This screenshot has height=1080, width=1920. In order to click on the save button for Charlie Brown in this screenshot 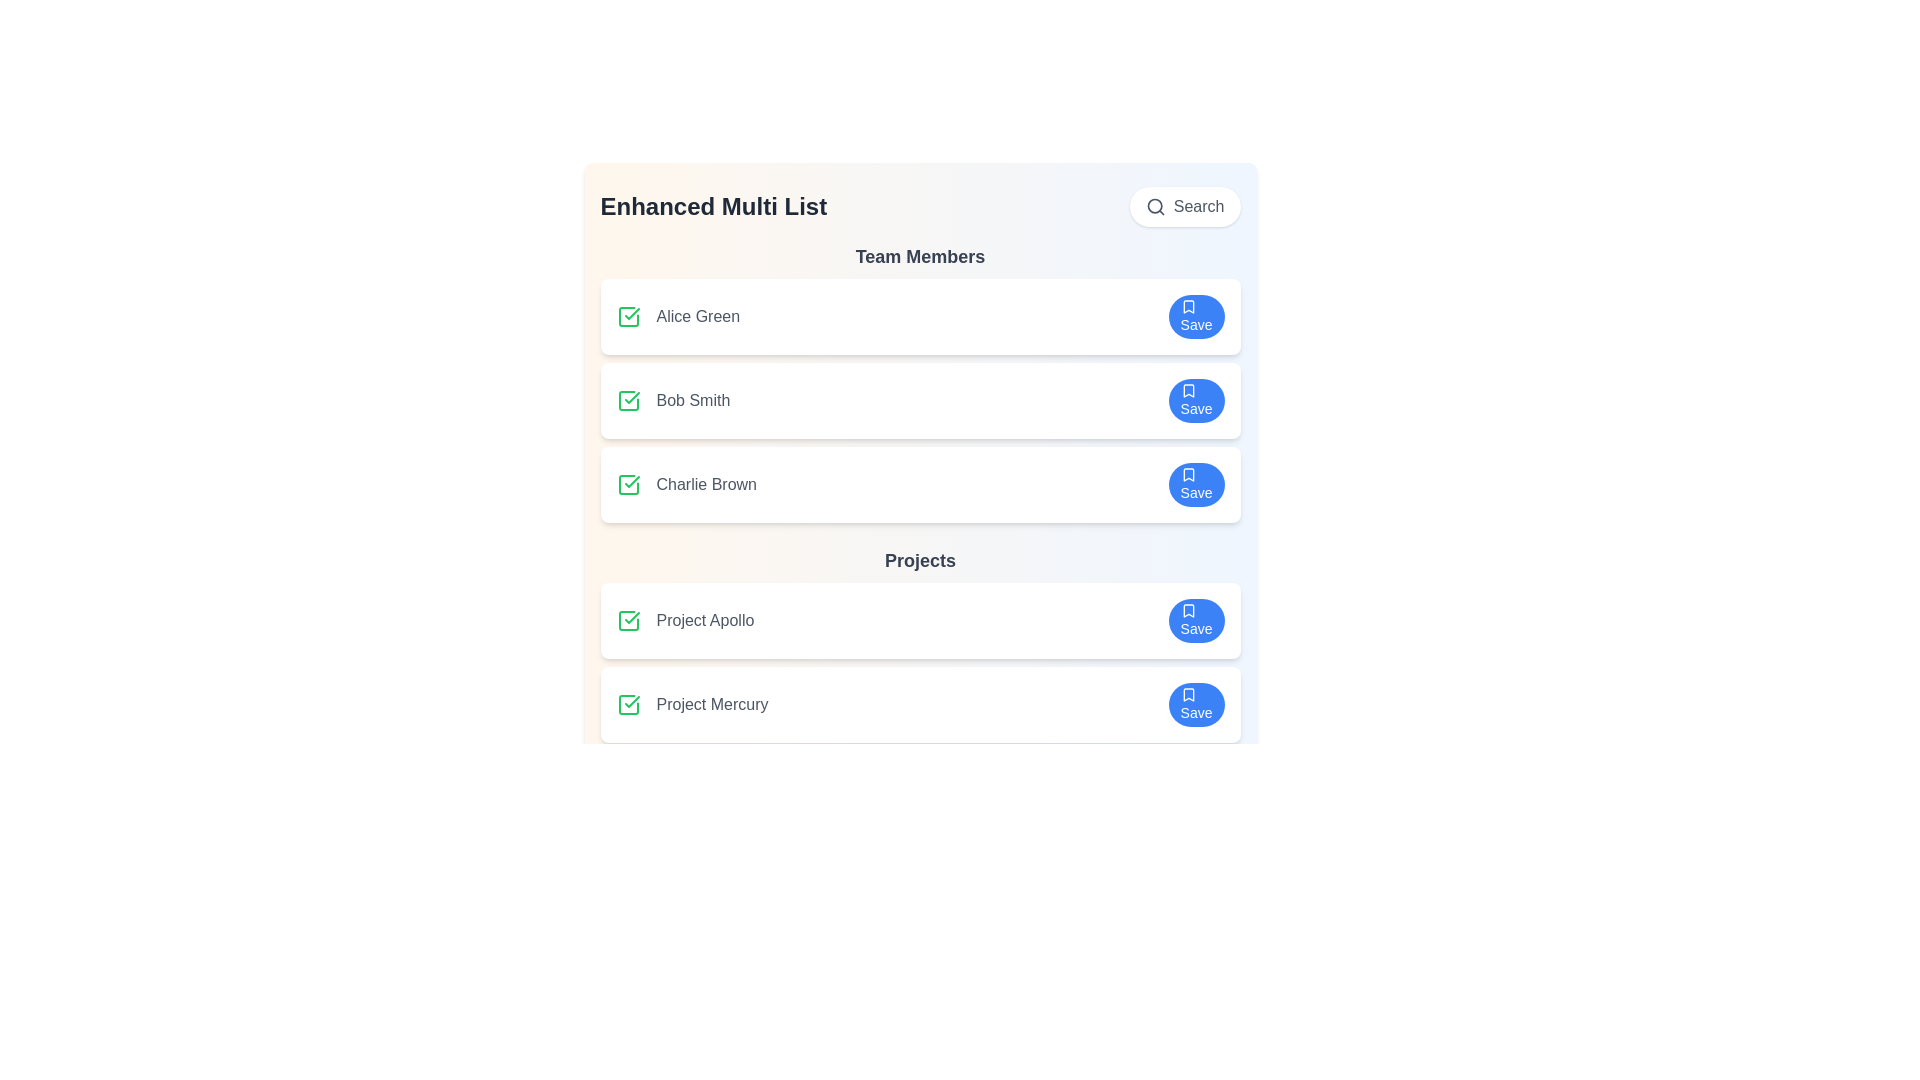, I will do `click(1196, 485)`.